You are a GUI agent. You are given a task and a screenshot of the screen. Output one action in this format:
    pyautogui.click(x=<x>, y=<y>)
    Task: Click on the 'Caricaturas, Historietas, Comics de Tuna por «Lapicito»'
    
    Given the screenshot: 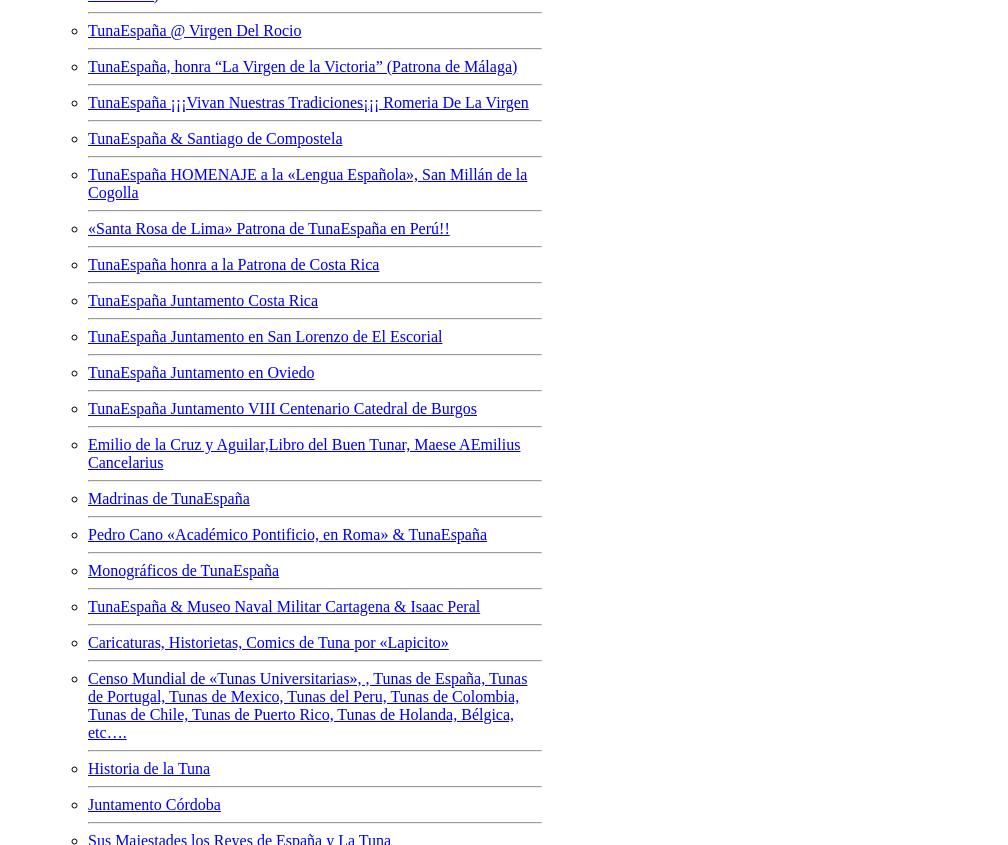 What is the action you would take?
    pyautogui.click(x=87, y=641)
    